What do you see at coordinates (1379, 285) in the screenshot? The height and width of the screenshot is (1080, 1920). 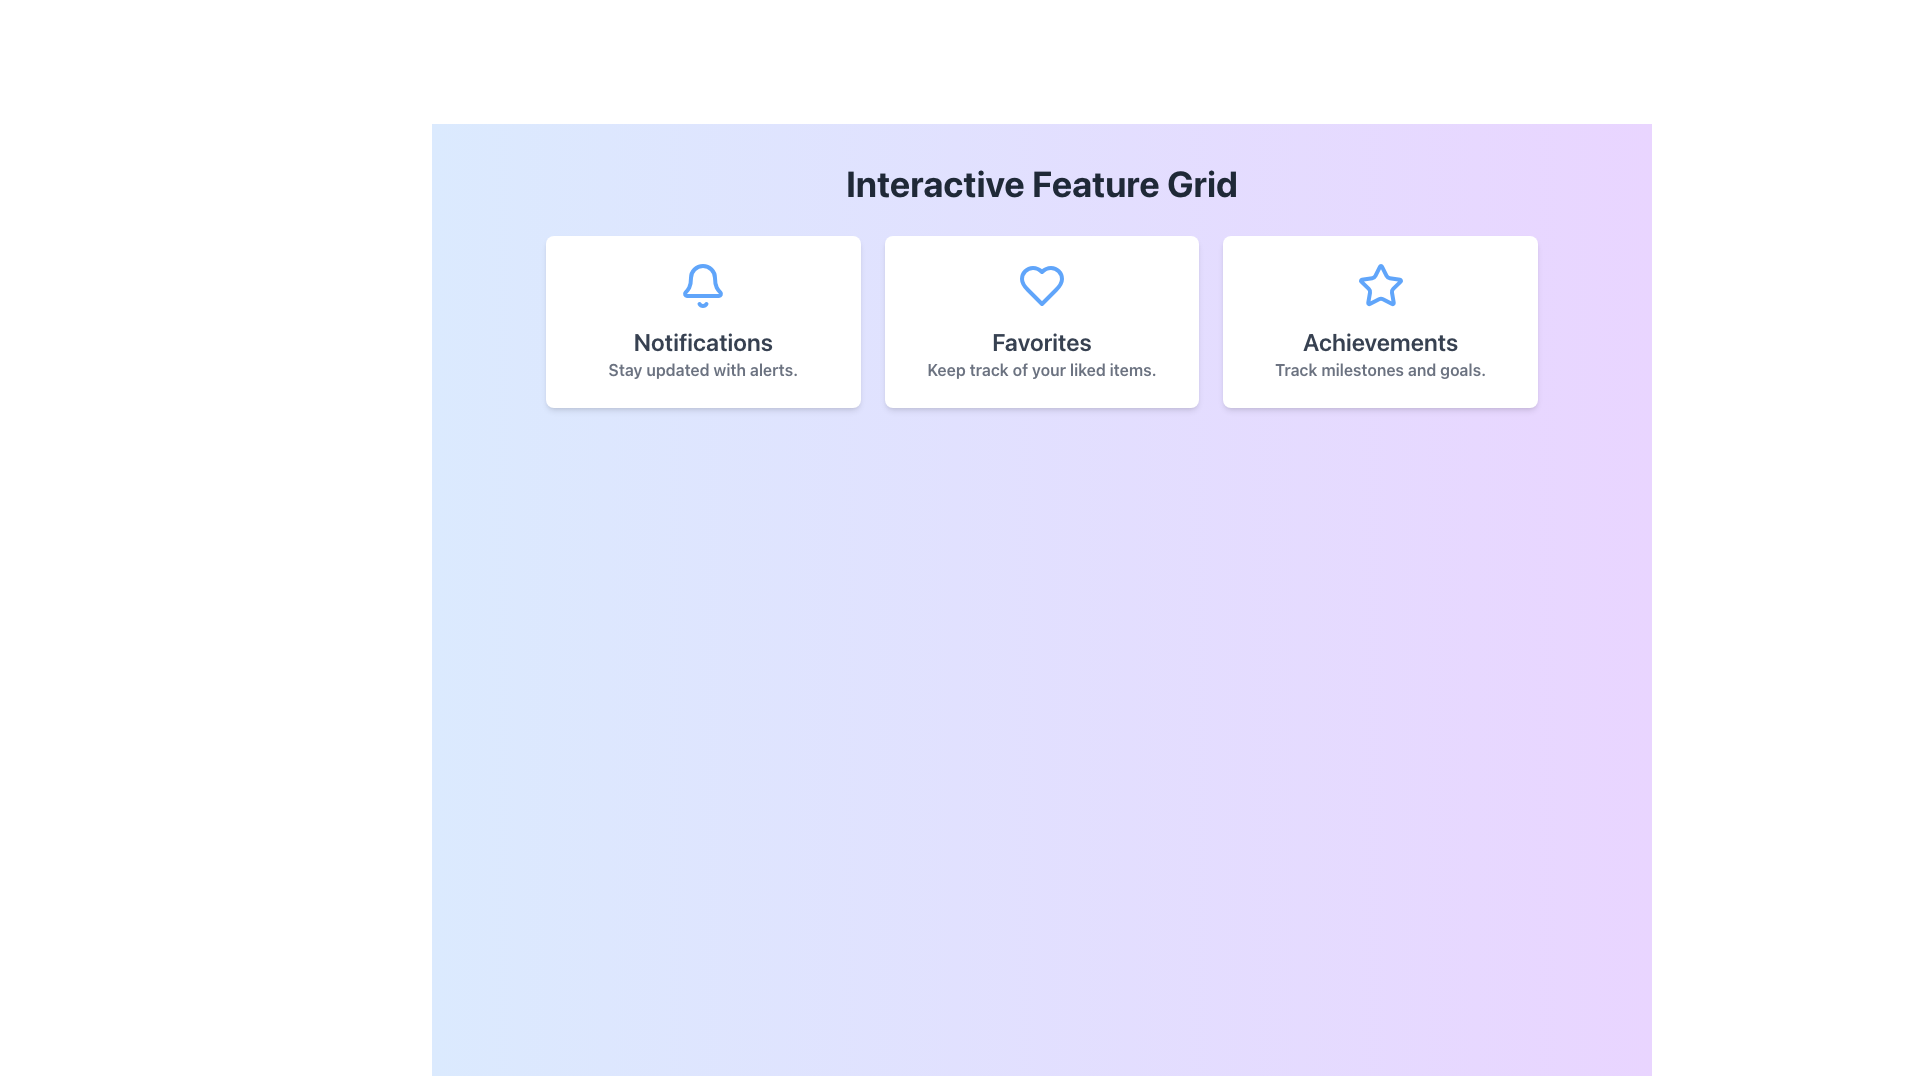 I see `the blue star-shaped icon with a hollow center located above the 'Achievements' text in the rightmost card of the 'Interactive Feature Grid'` at bounding box center [1379, 285].